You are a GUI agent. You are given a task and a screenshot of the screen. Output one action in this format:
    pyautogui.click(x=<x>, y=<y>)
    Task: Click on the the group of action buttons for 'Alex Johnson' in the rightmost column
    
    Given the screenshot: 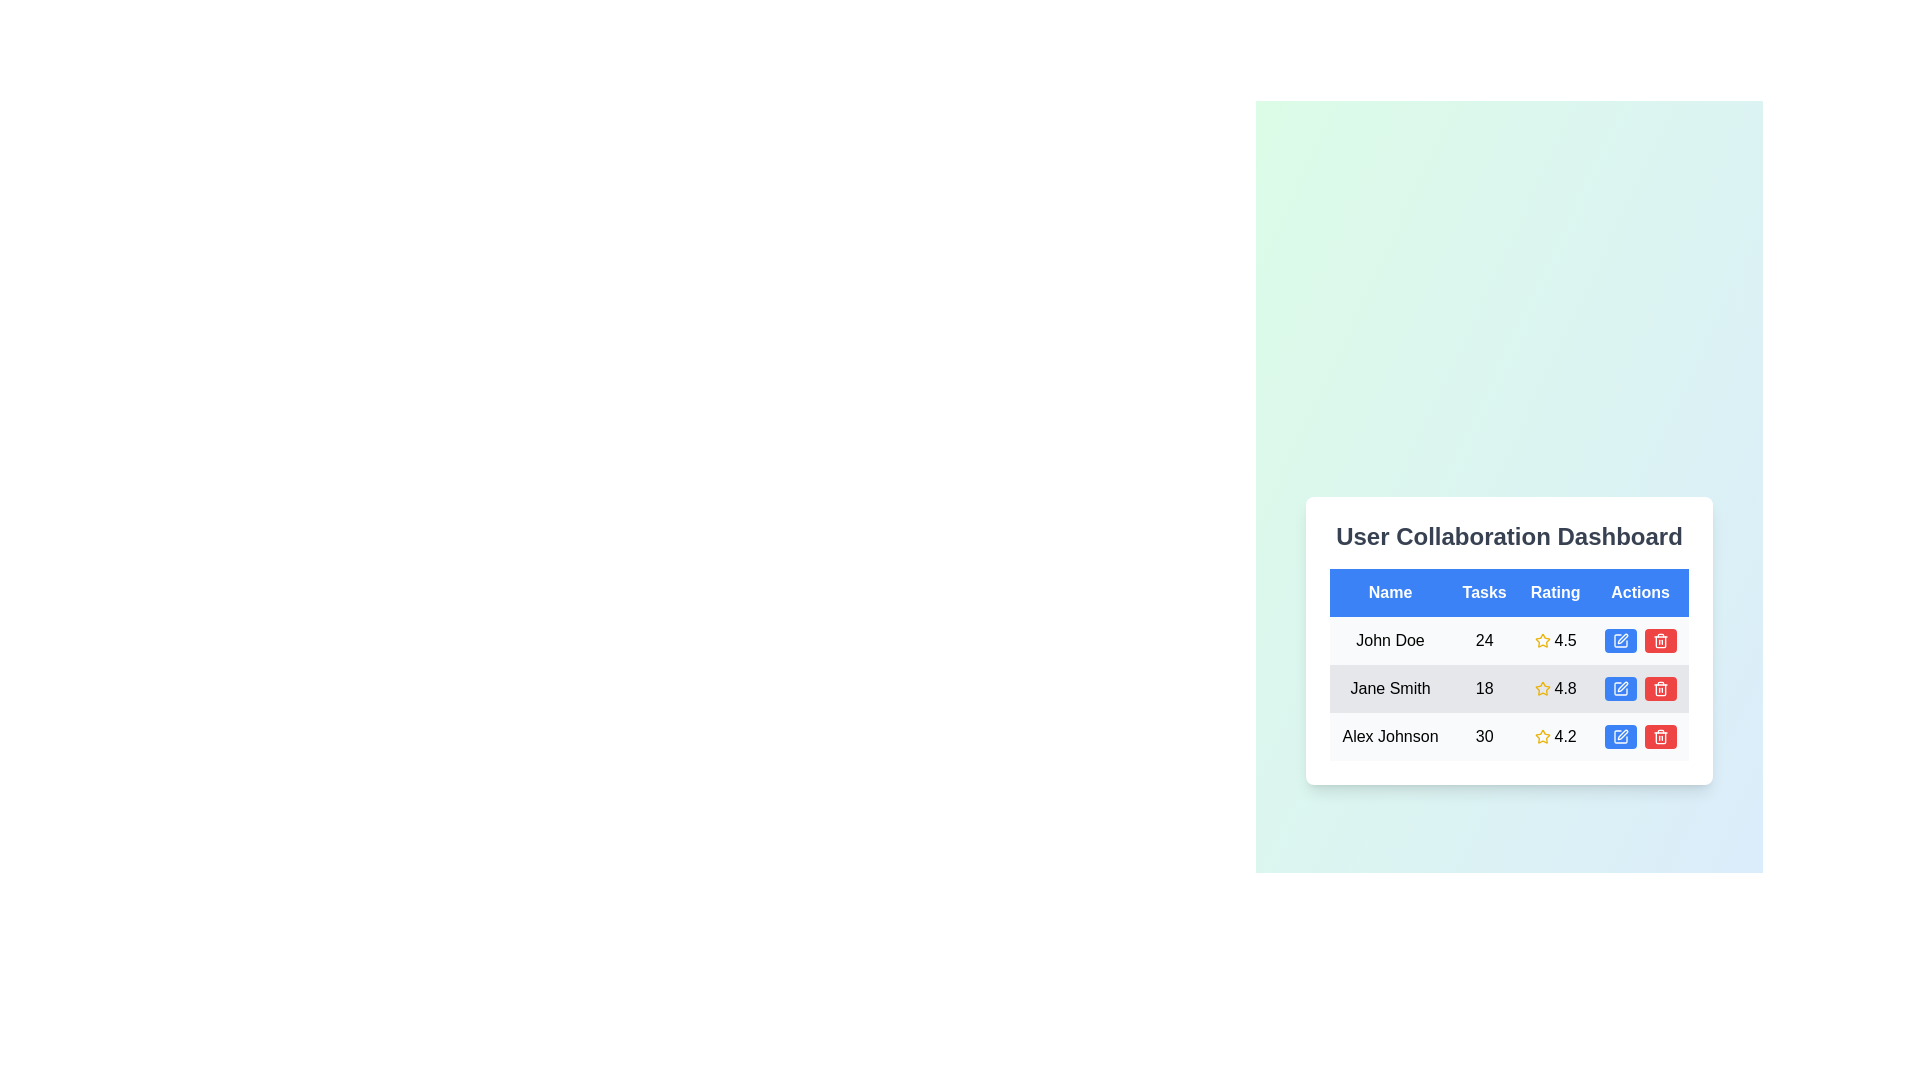 What is the action you would take?
    pyautogui.click(x=1640, y=736)
    